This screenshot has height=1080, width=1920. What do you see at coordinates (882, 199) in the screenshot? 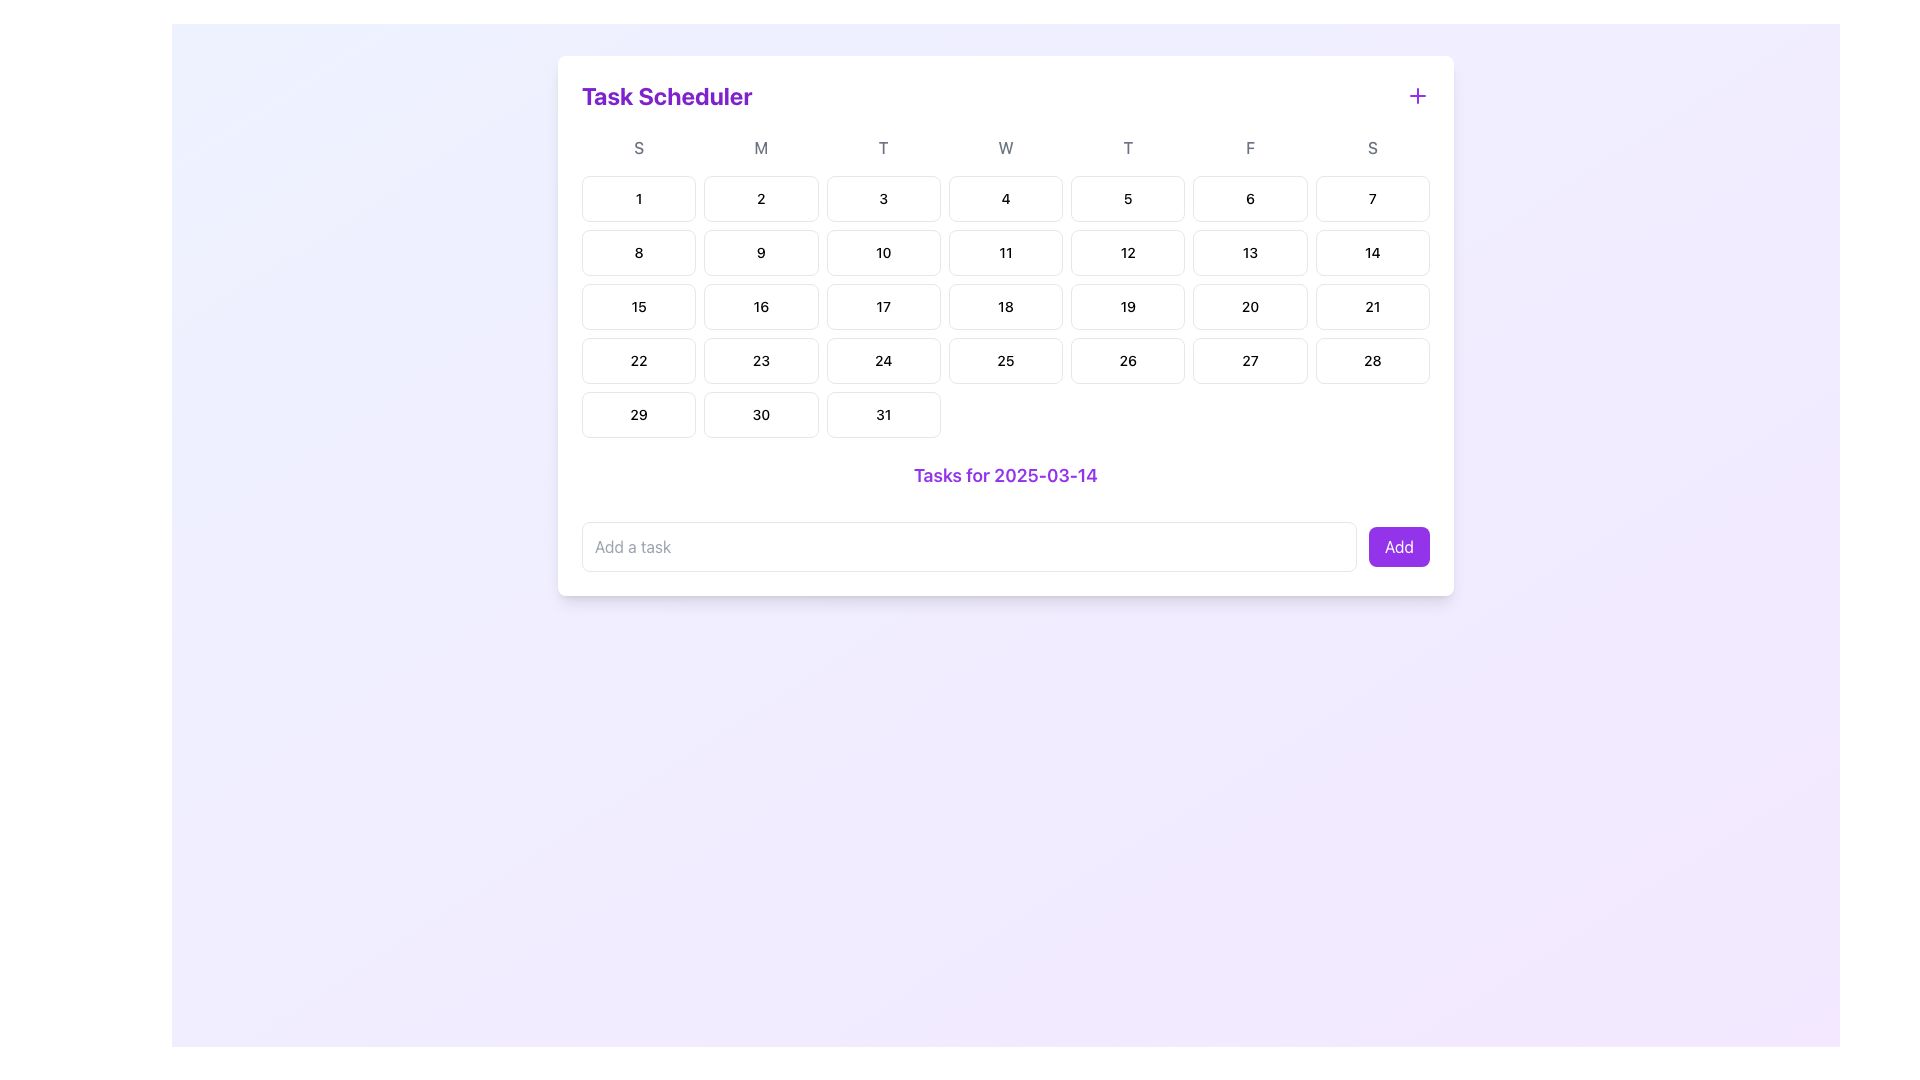
I see `the button labeled '3' which is a rectangular button with rounded corners and a white background` at bounding box center [882, 199].